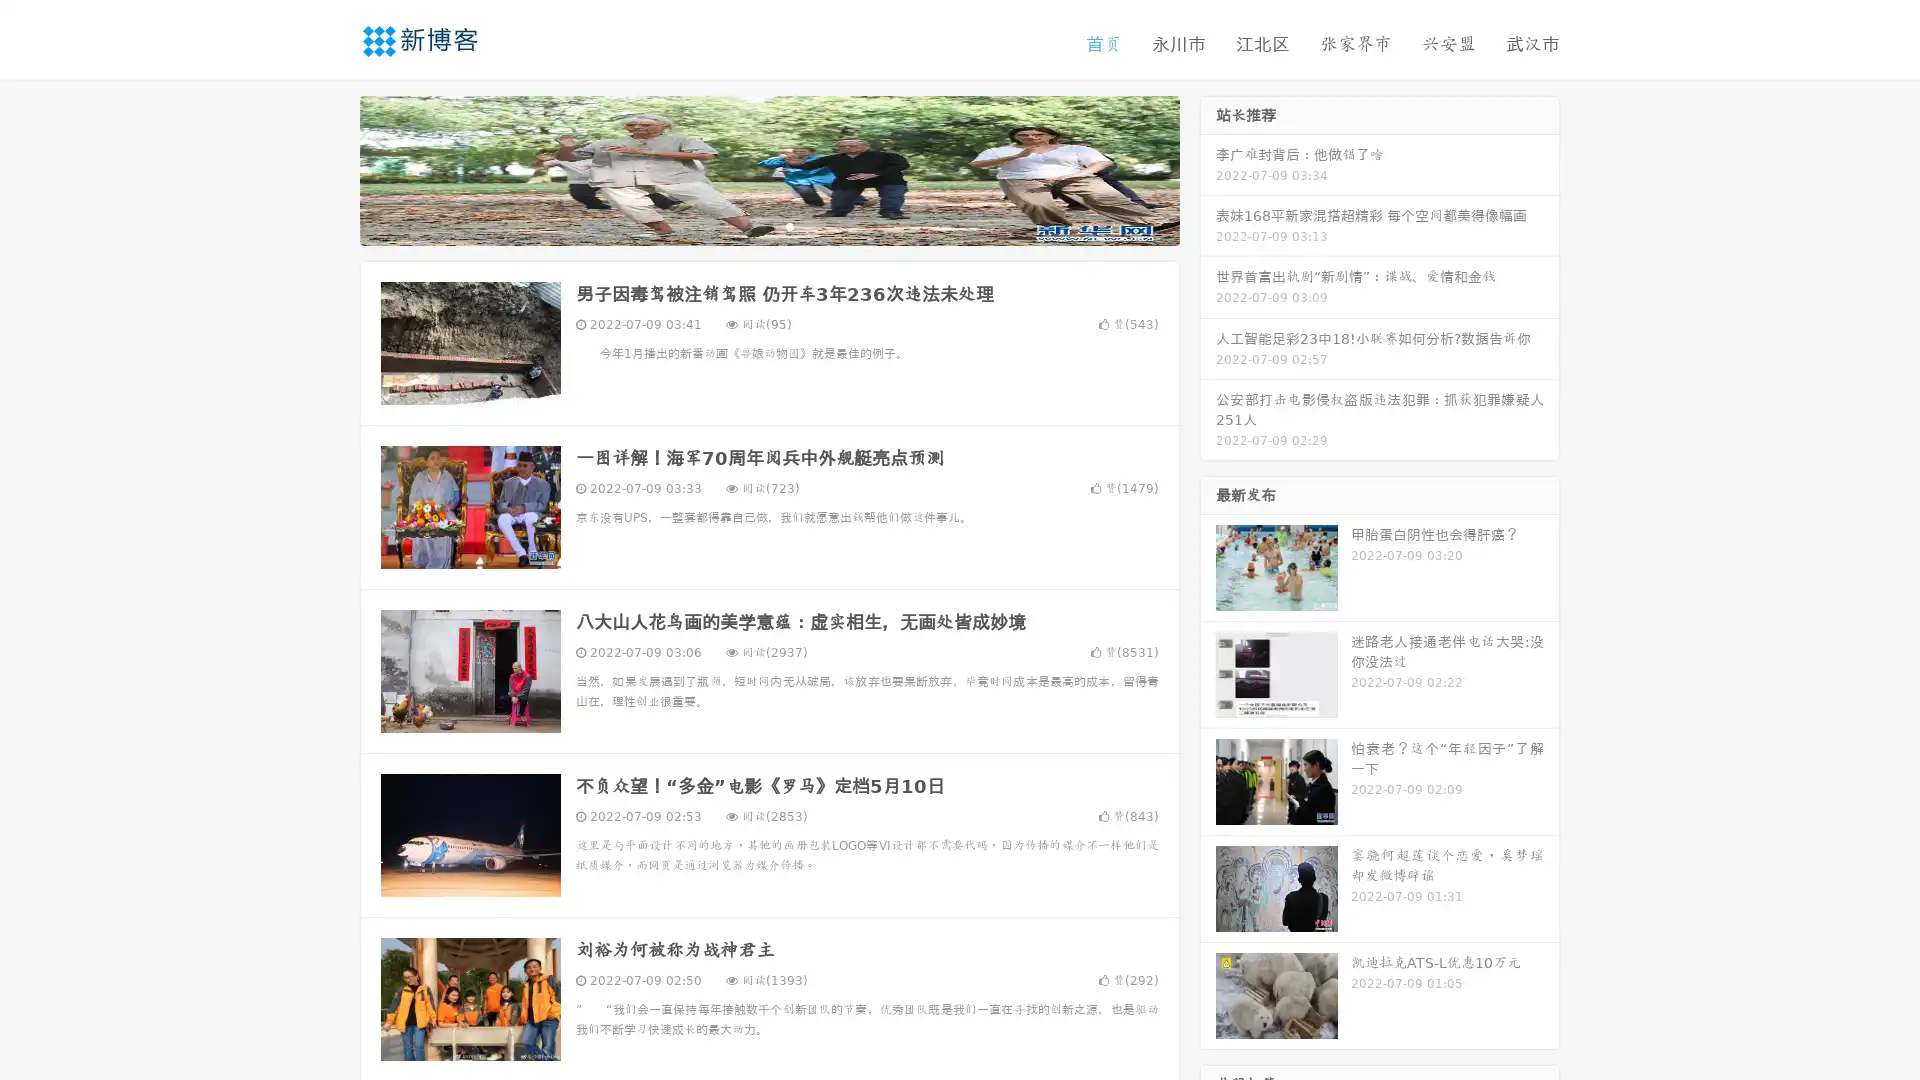 The height and width of the screenshot is (1080, 1920). I want to click on Previous slide, so click(330, 168).